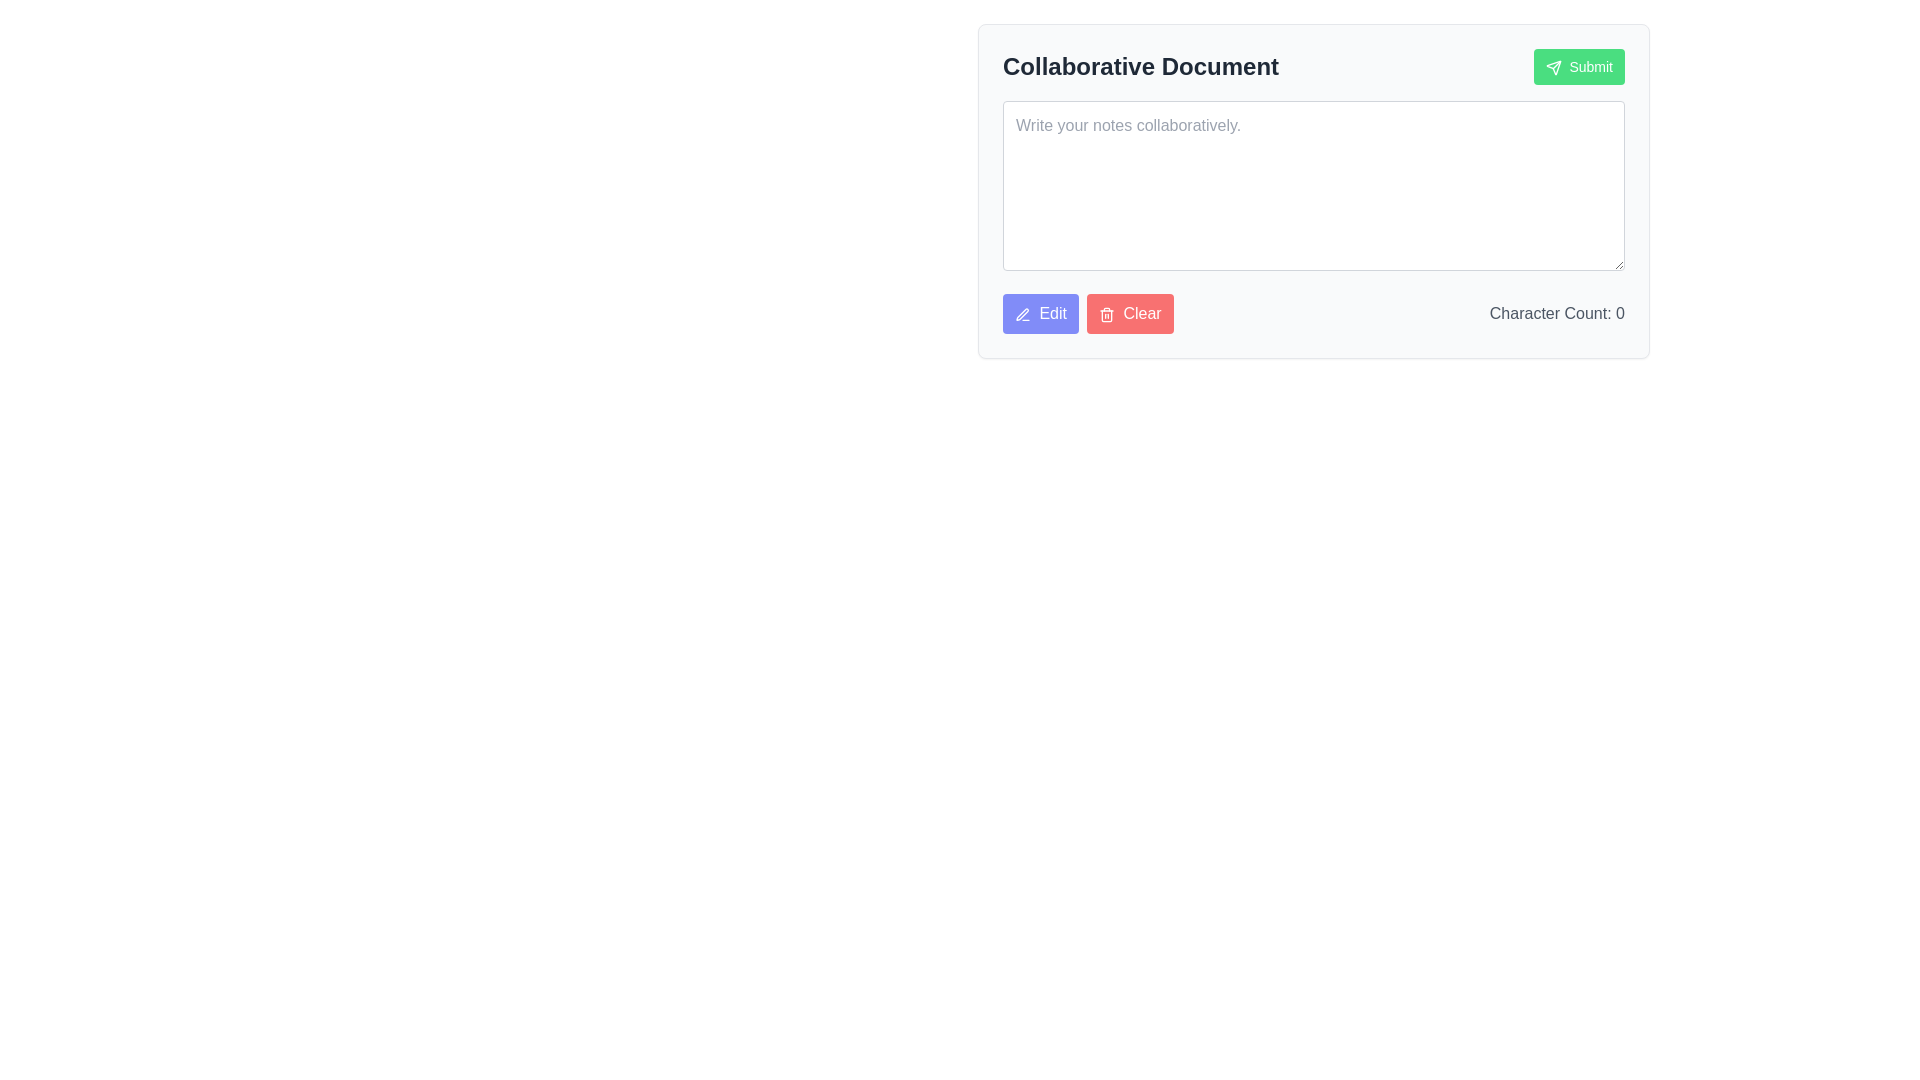 Image resolution: width=1920 pixels, height=1080 pixels. What do you see at coordinates (1087, 313) in the screenshot?
I see `the Interactive button group located in the lower part of the 'Collaborative Document' panel, which contains 'Edit' and 'Clear' buttons` at bounding box center [1087, 313].